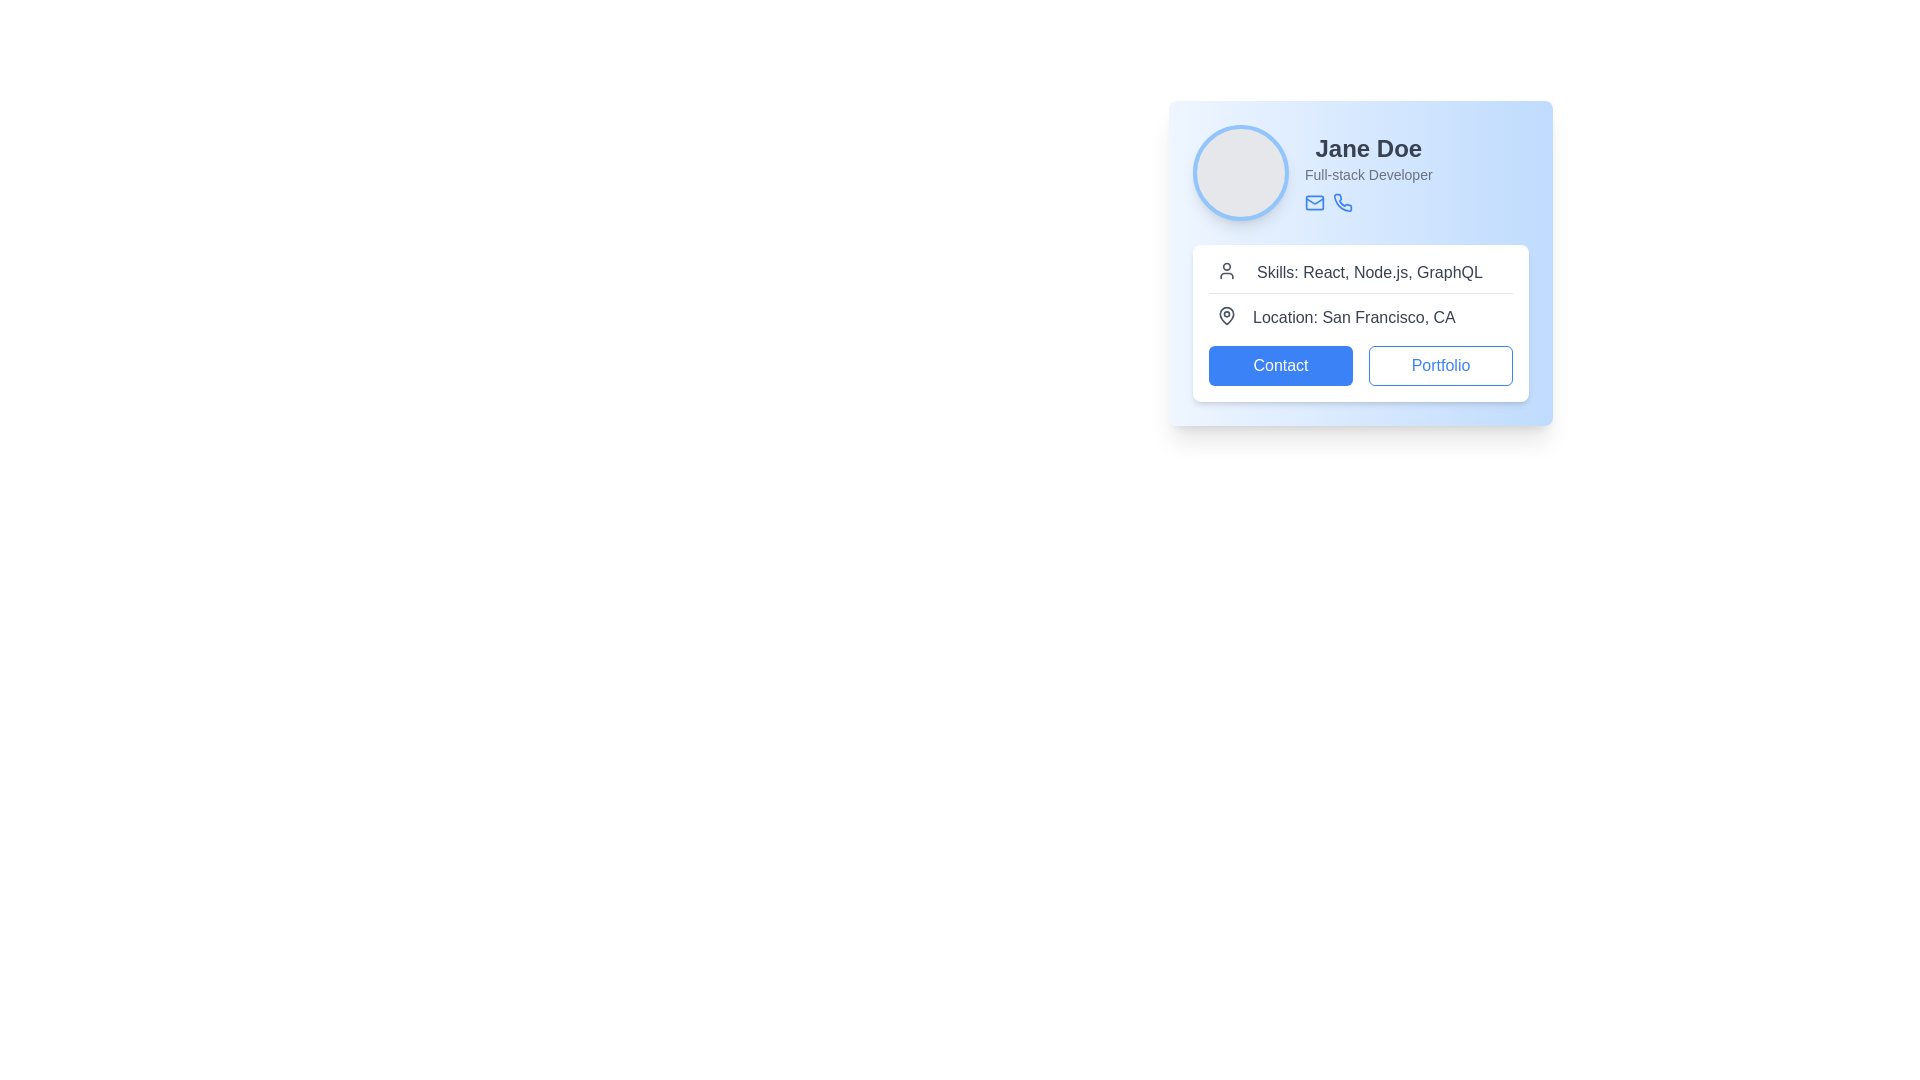 Image resolution: width=1920 pixels, height=1080 pixels. I want to click on the leftmost envelope icon located below the user's name and profession, so click(1315, 203).